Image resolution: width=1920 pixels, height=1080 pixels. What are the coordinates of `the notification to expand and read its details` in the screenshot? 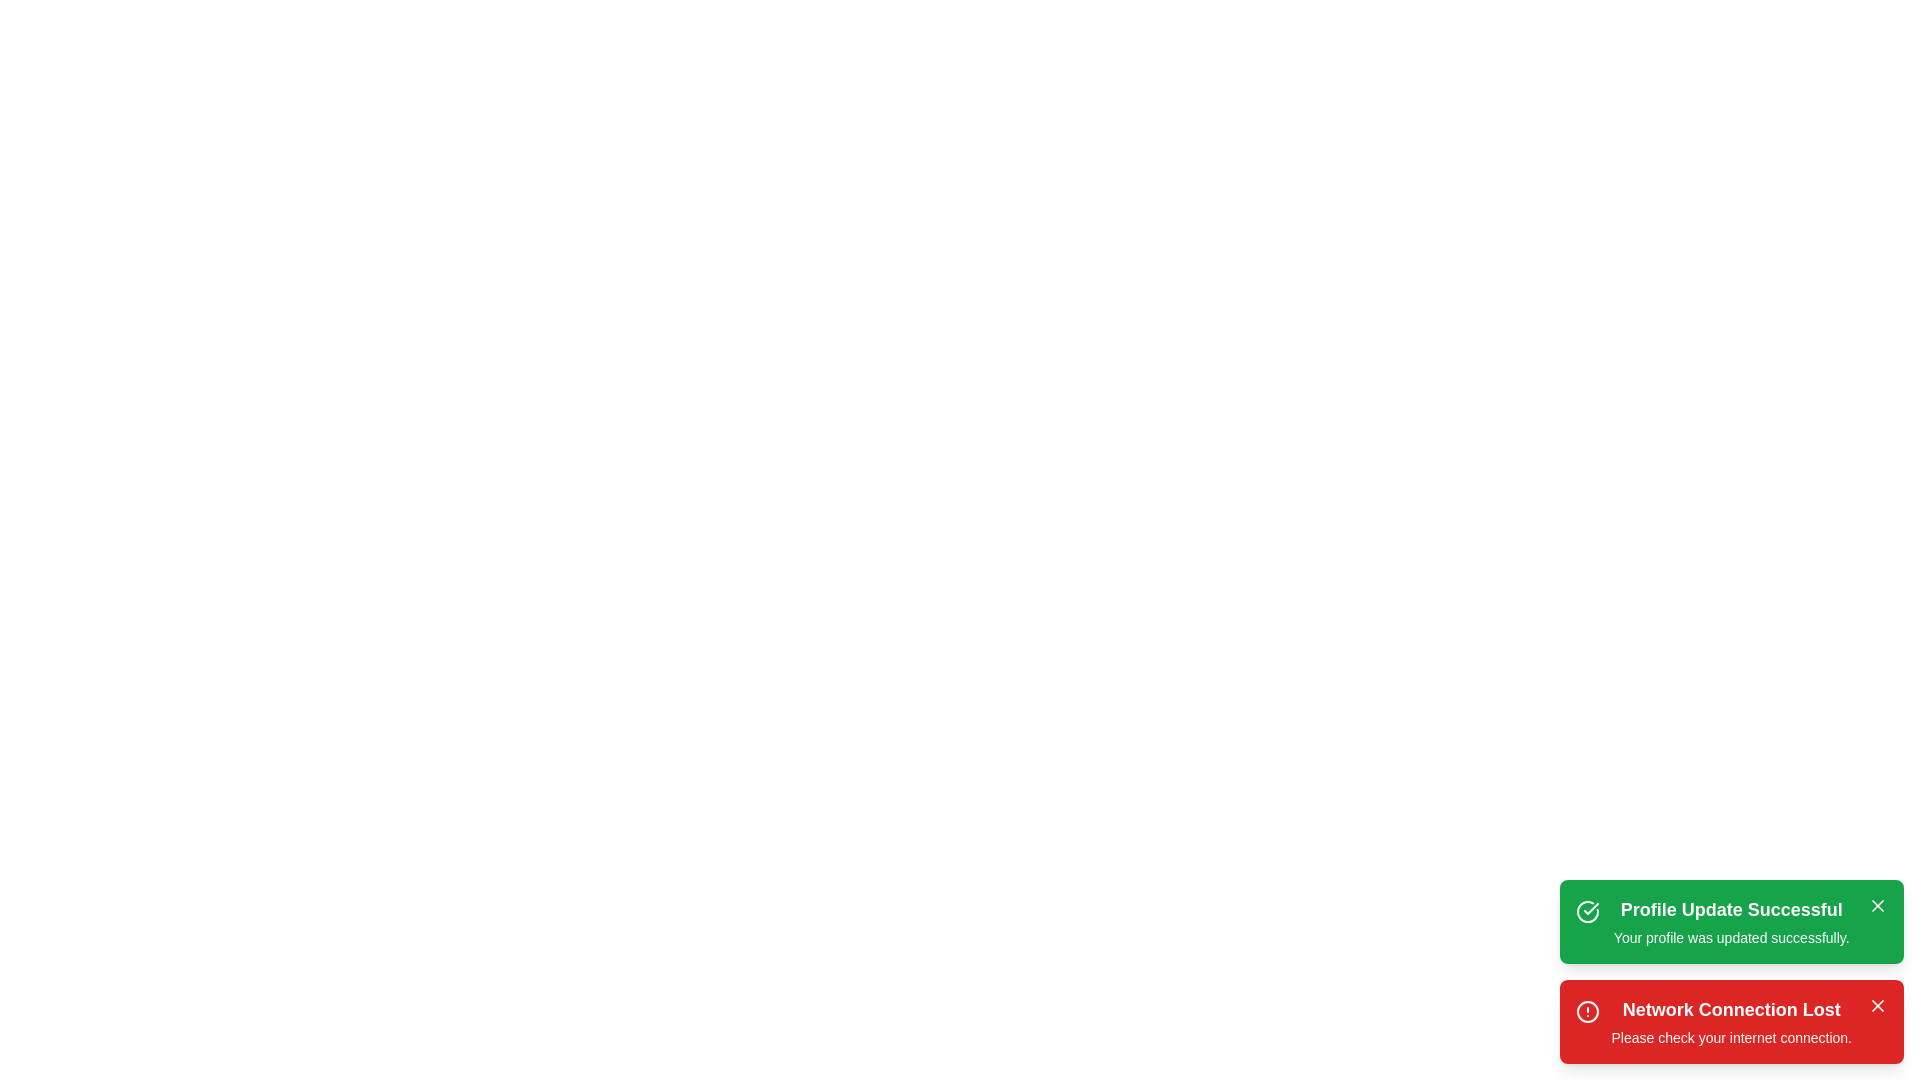 It's located at (1730, 921).